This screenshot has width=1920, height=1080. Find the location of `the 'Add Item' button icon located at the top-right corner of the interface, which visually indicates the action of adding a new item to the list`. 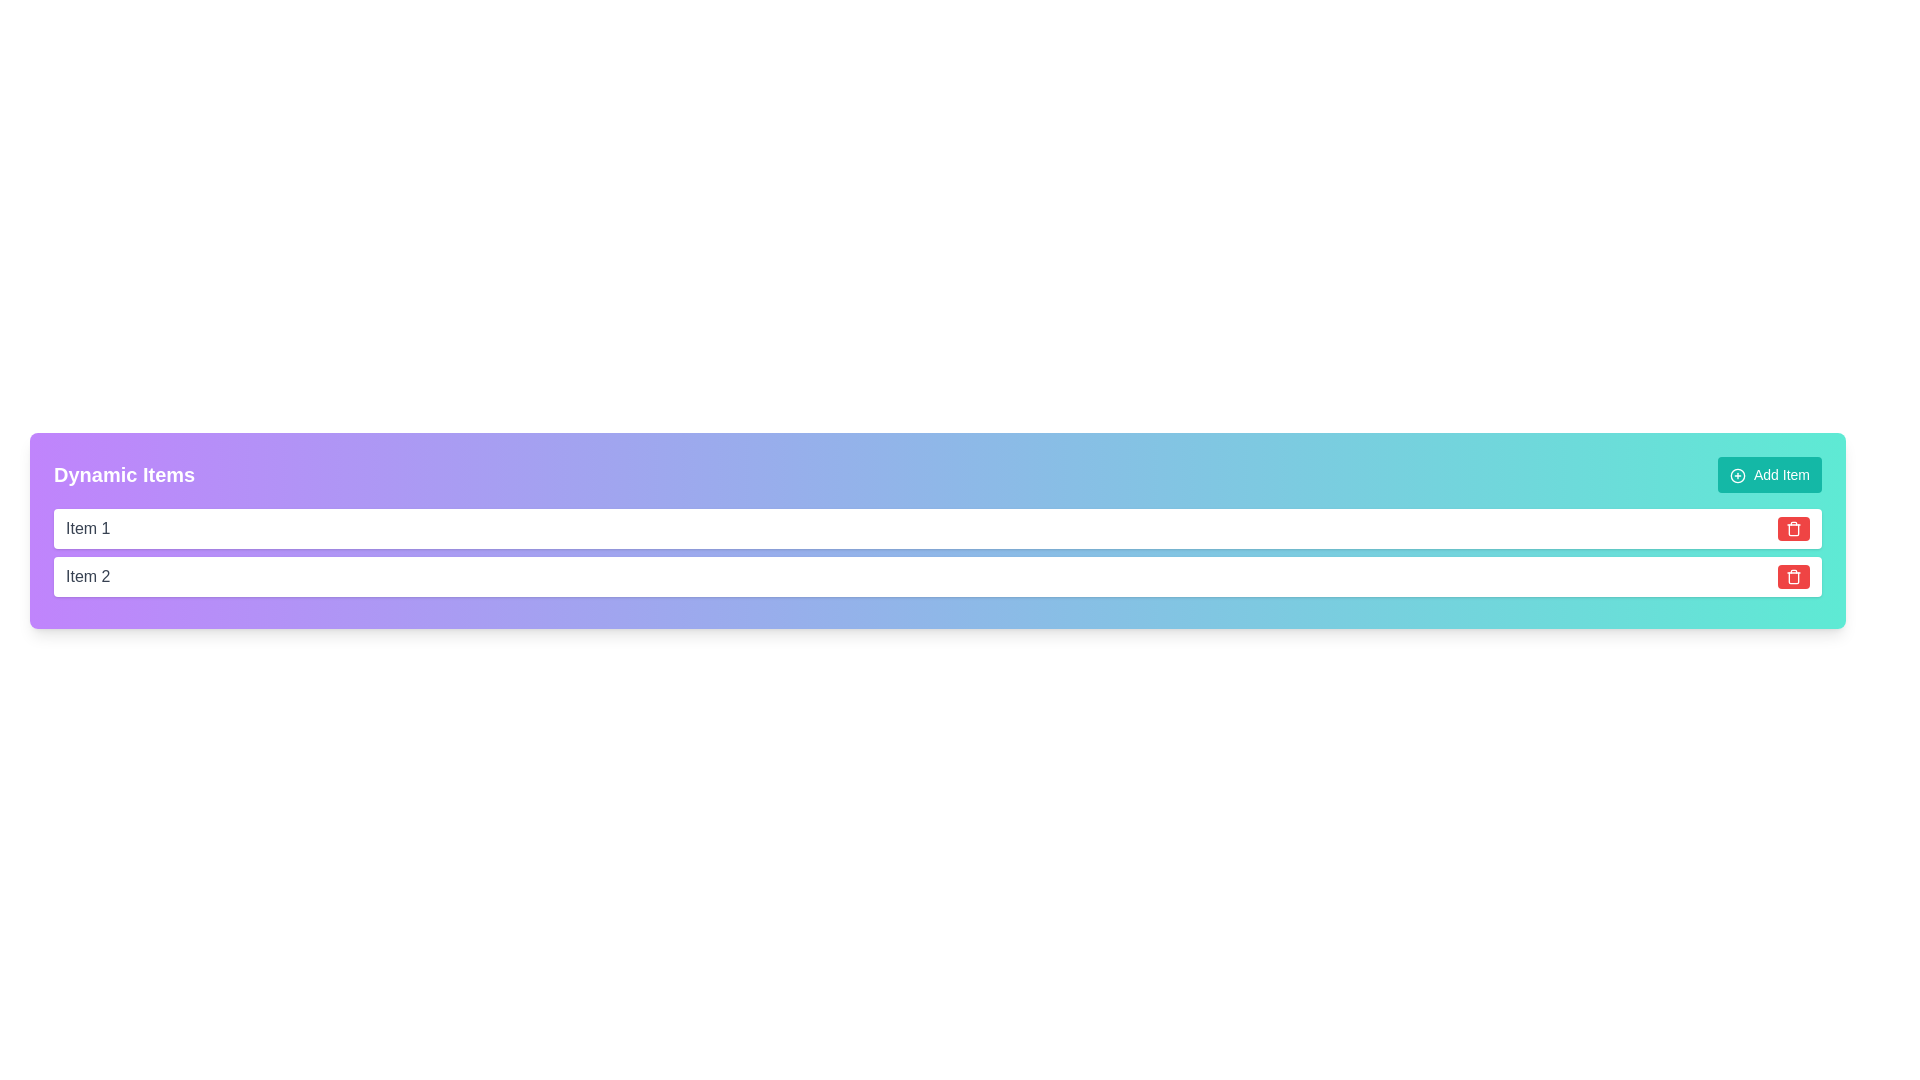

the 'Add Item' button icon located at the top-right corner of the interface, which visually indicates the action of adding a new item to the list is located at coordinates (1736, 476).